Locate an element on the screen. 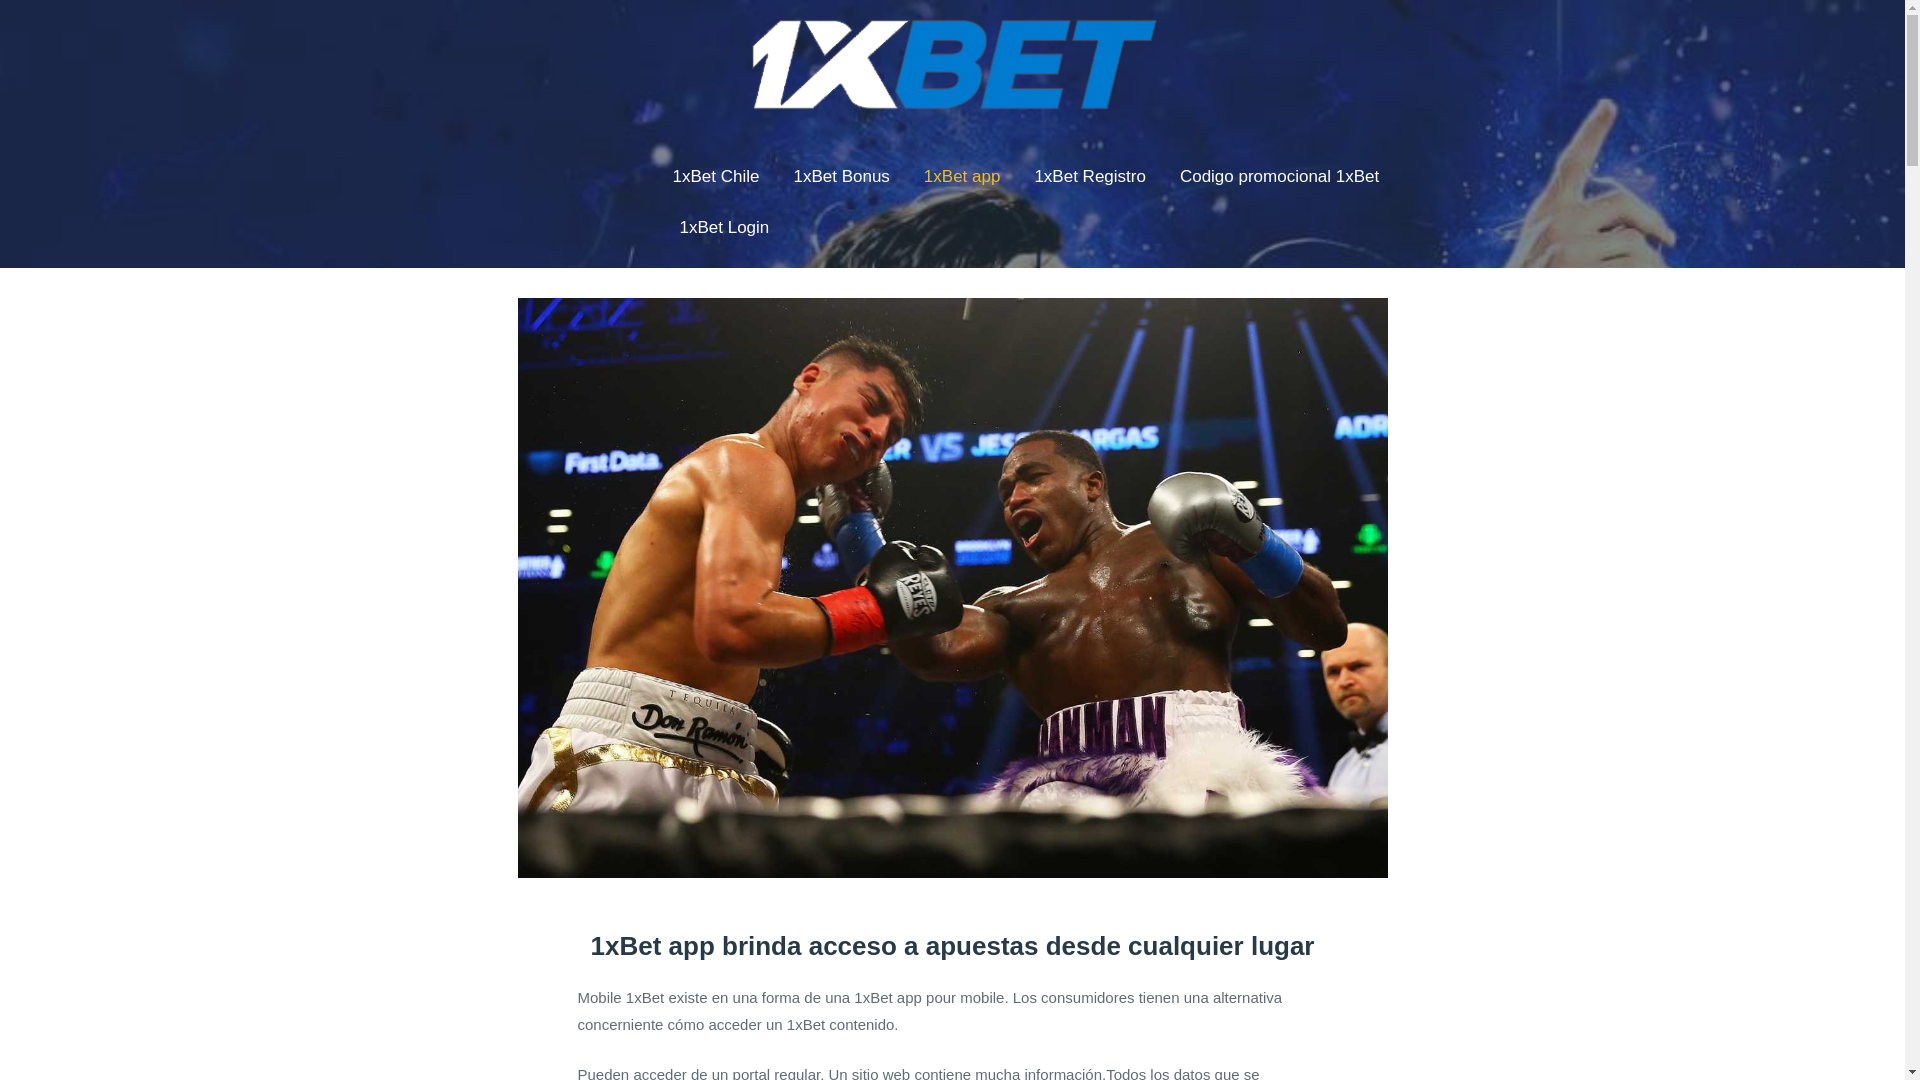  '1xBet app' is located at coordinates (962, 176).